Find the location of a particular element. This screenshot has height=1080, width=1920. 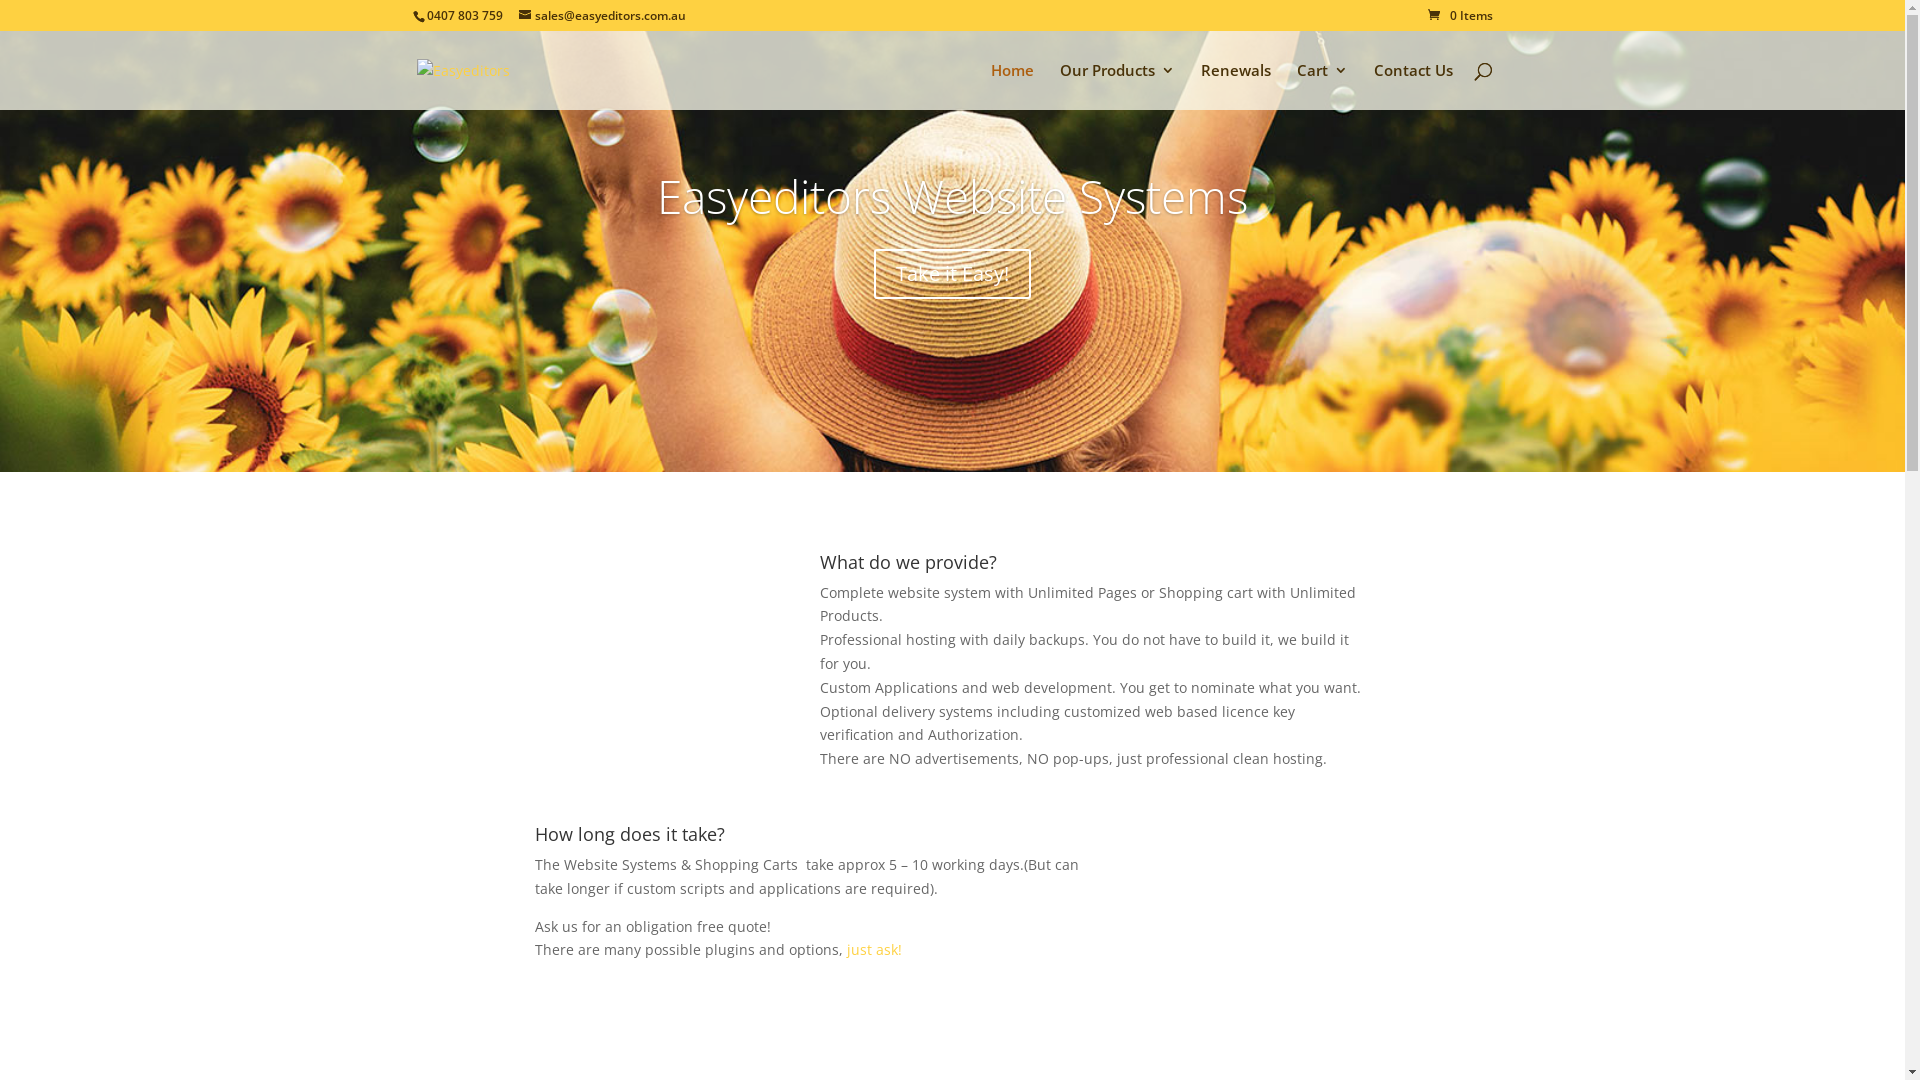

'Cart' is located at coordinates (1321, 85).